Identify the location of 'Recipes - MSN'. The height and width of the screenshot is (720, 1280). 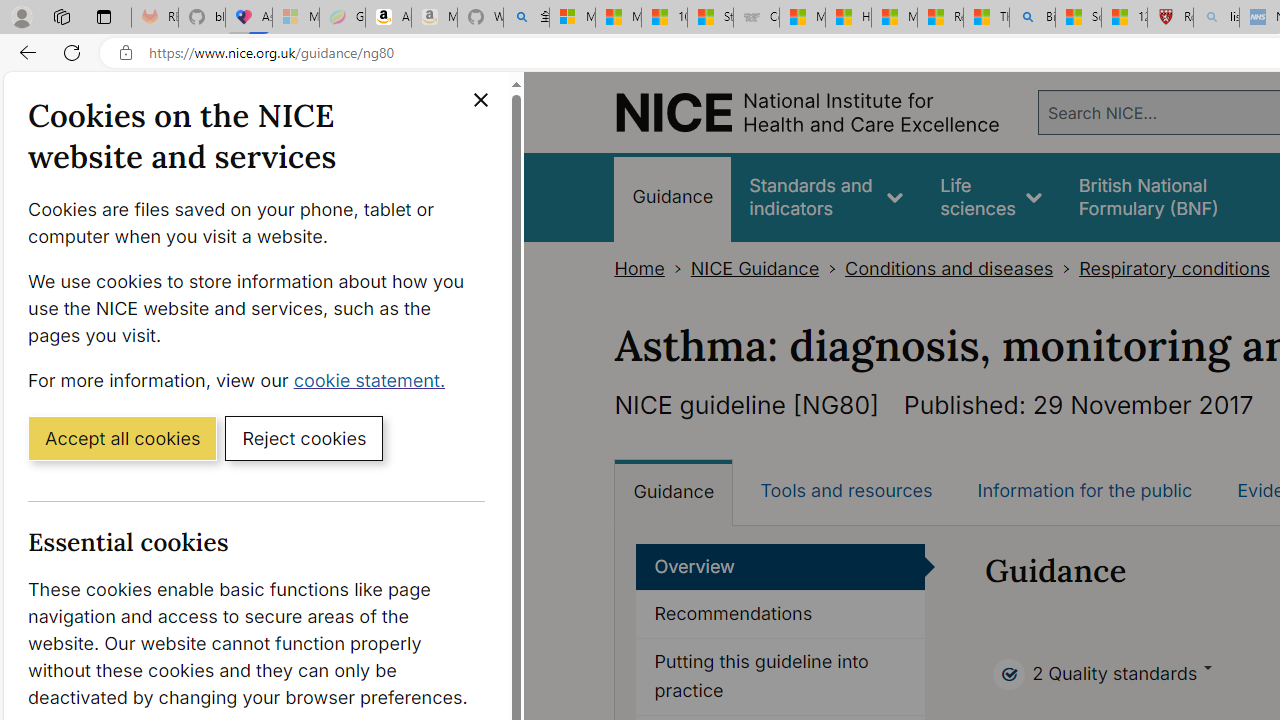
(939, 17).